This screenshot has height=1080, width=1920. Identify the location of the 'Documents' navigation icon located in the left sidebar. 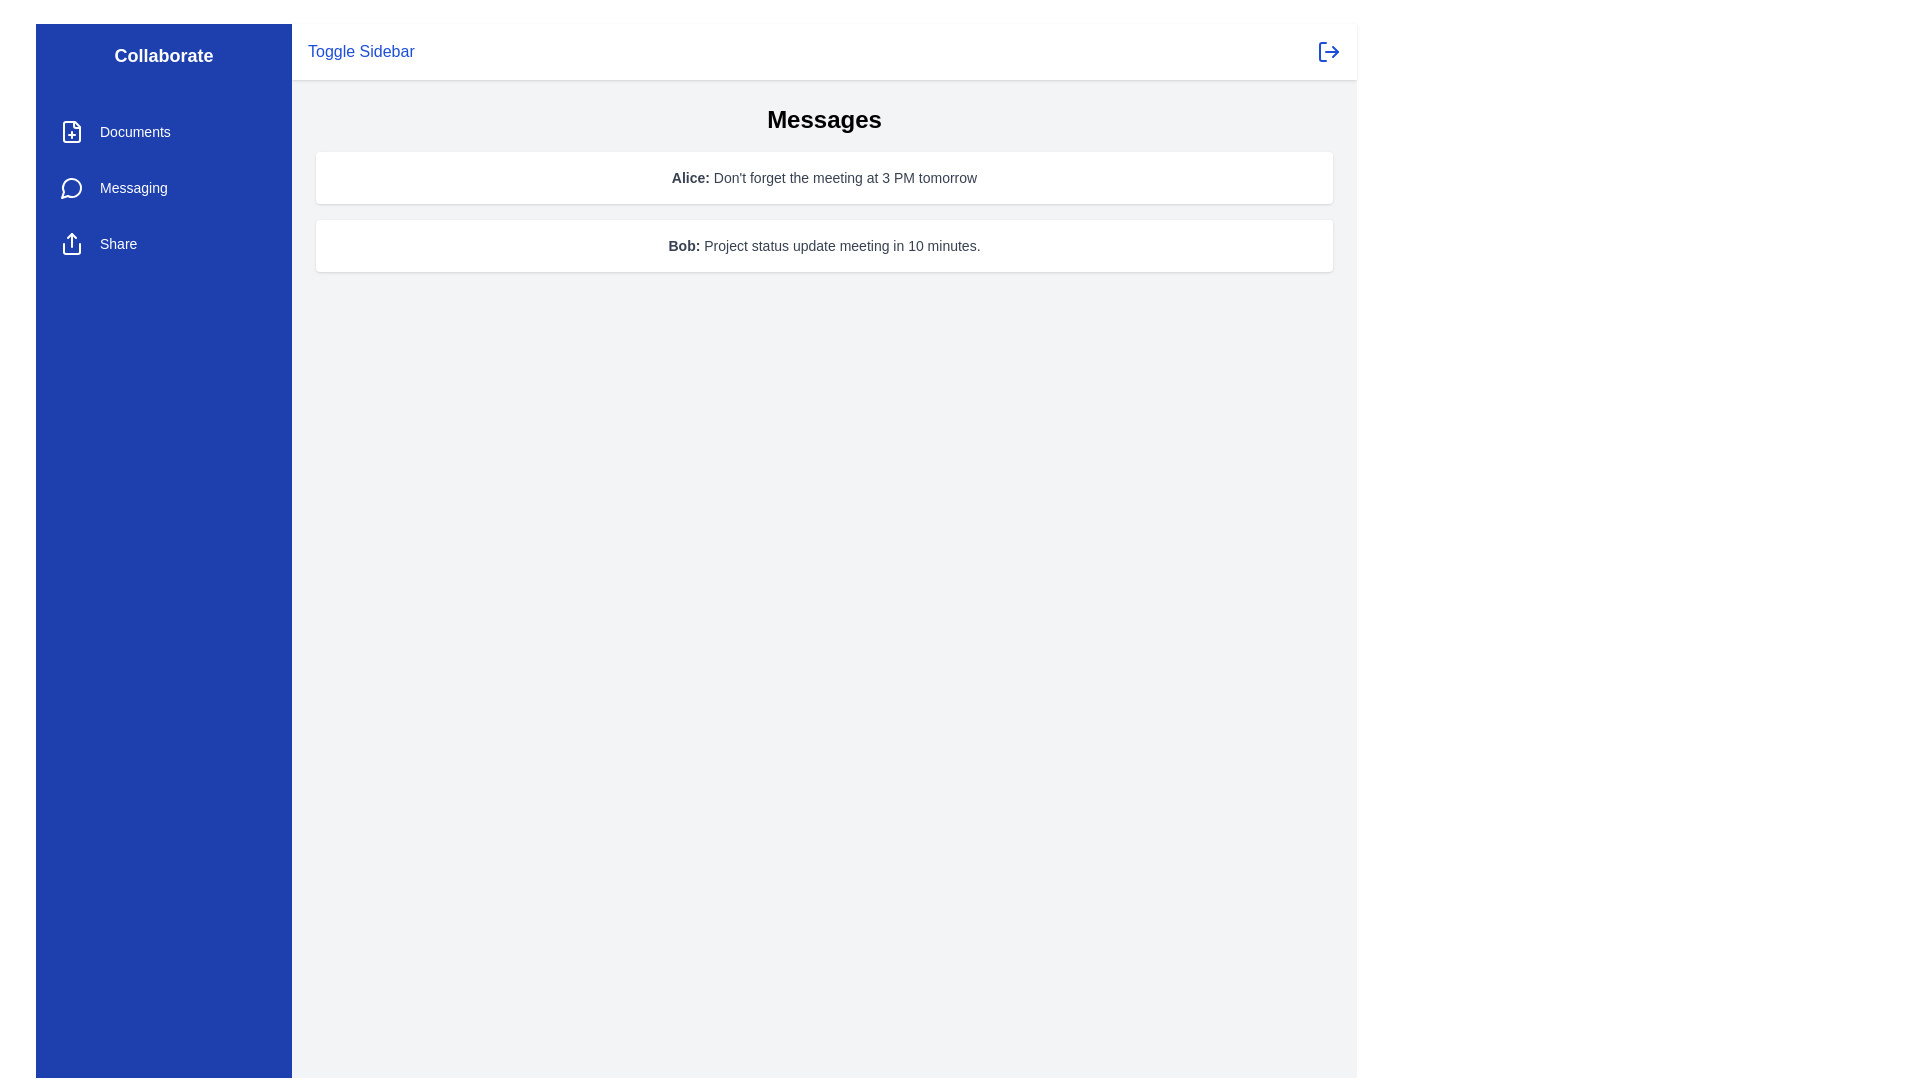
(72, 131).